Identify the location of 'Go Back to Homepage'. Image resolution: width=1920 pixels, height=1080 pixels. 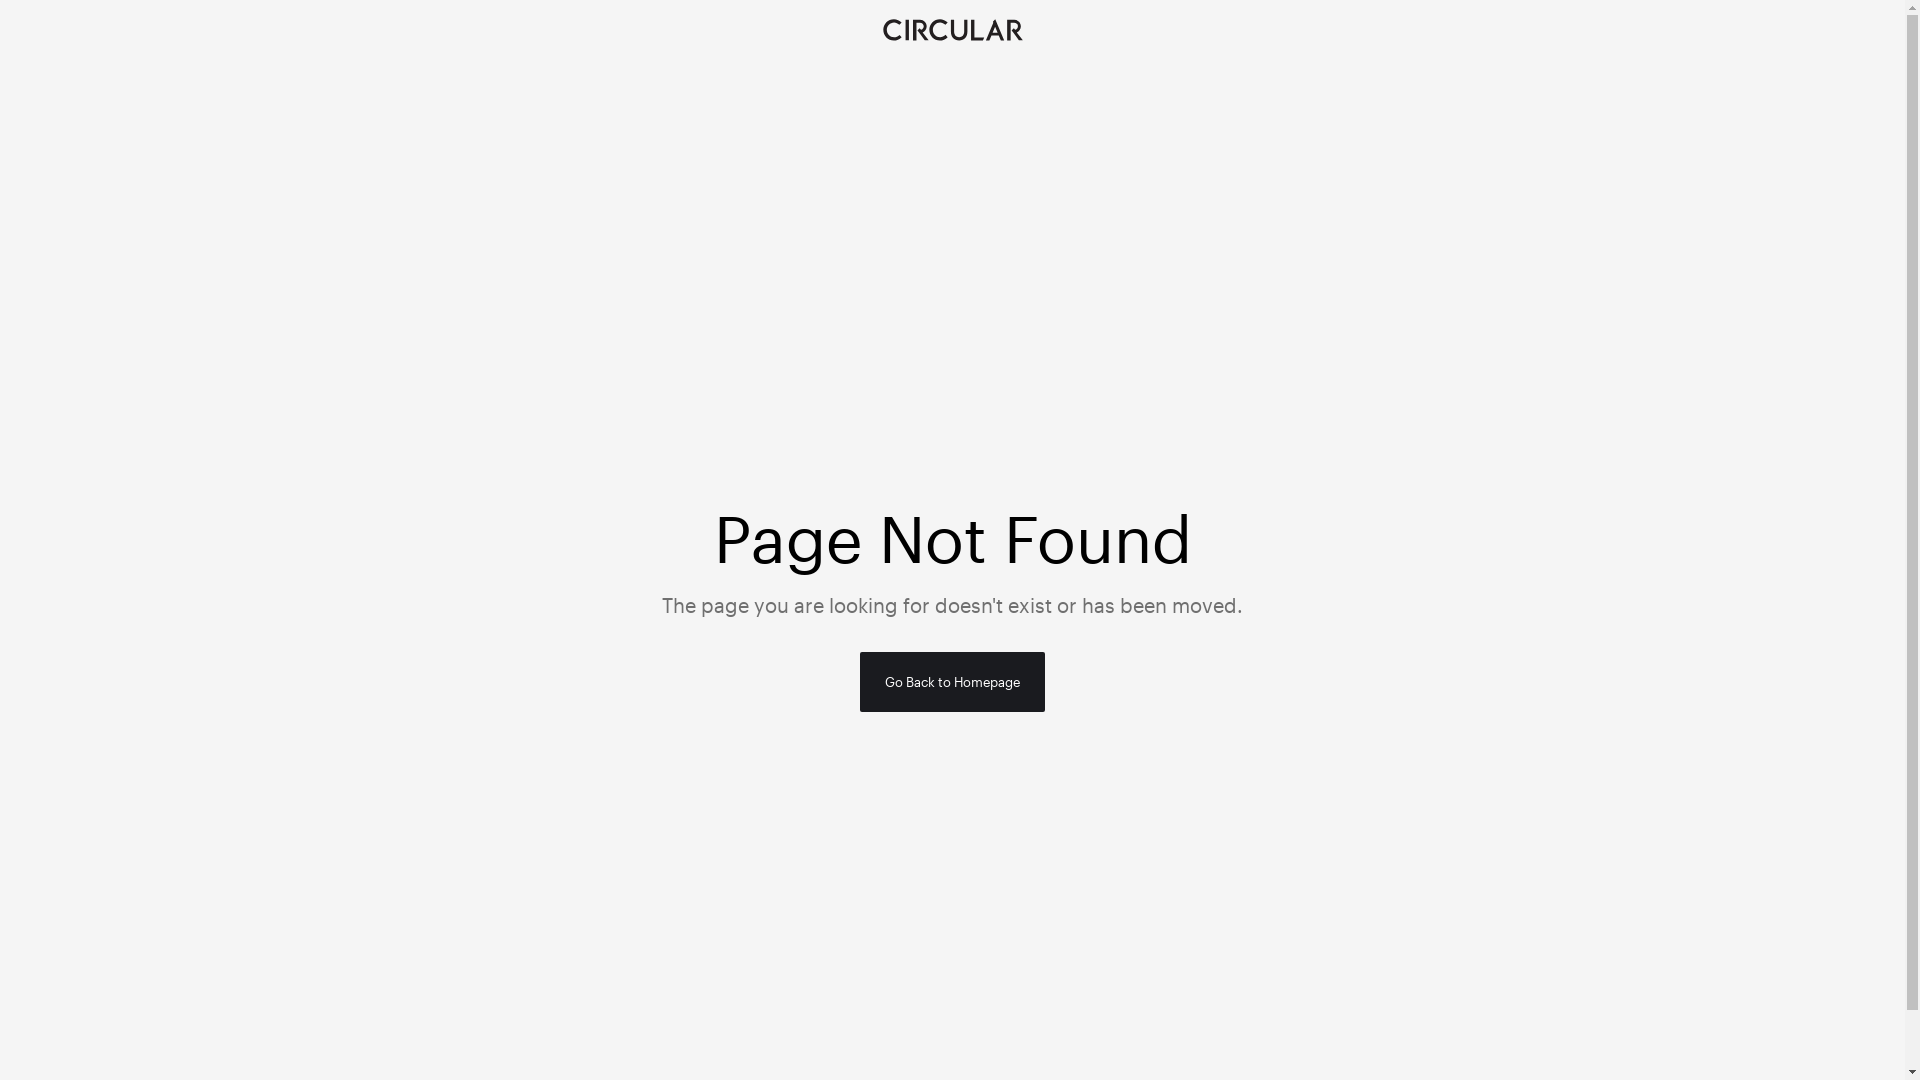
(951, 681).